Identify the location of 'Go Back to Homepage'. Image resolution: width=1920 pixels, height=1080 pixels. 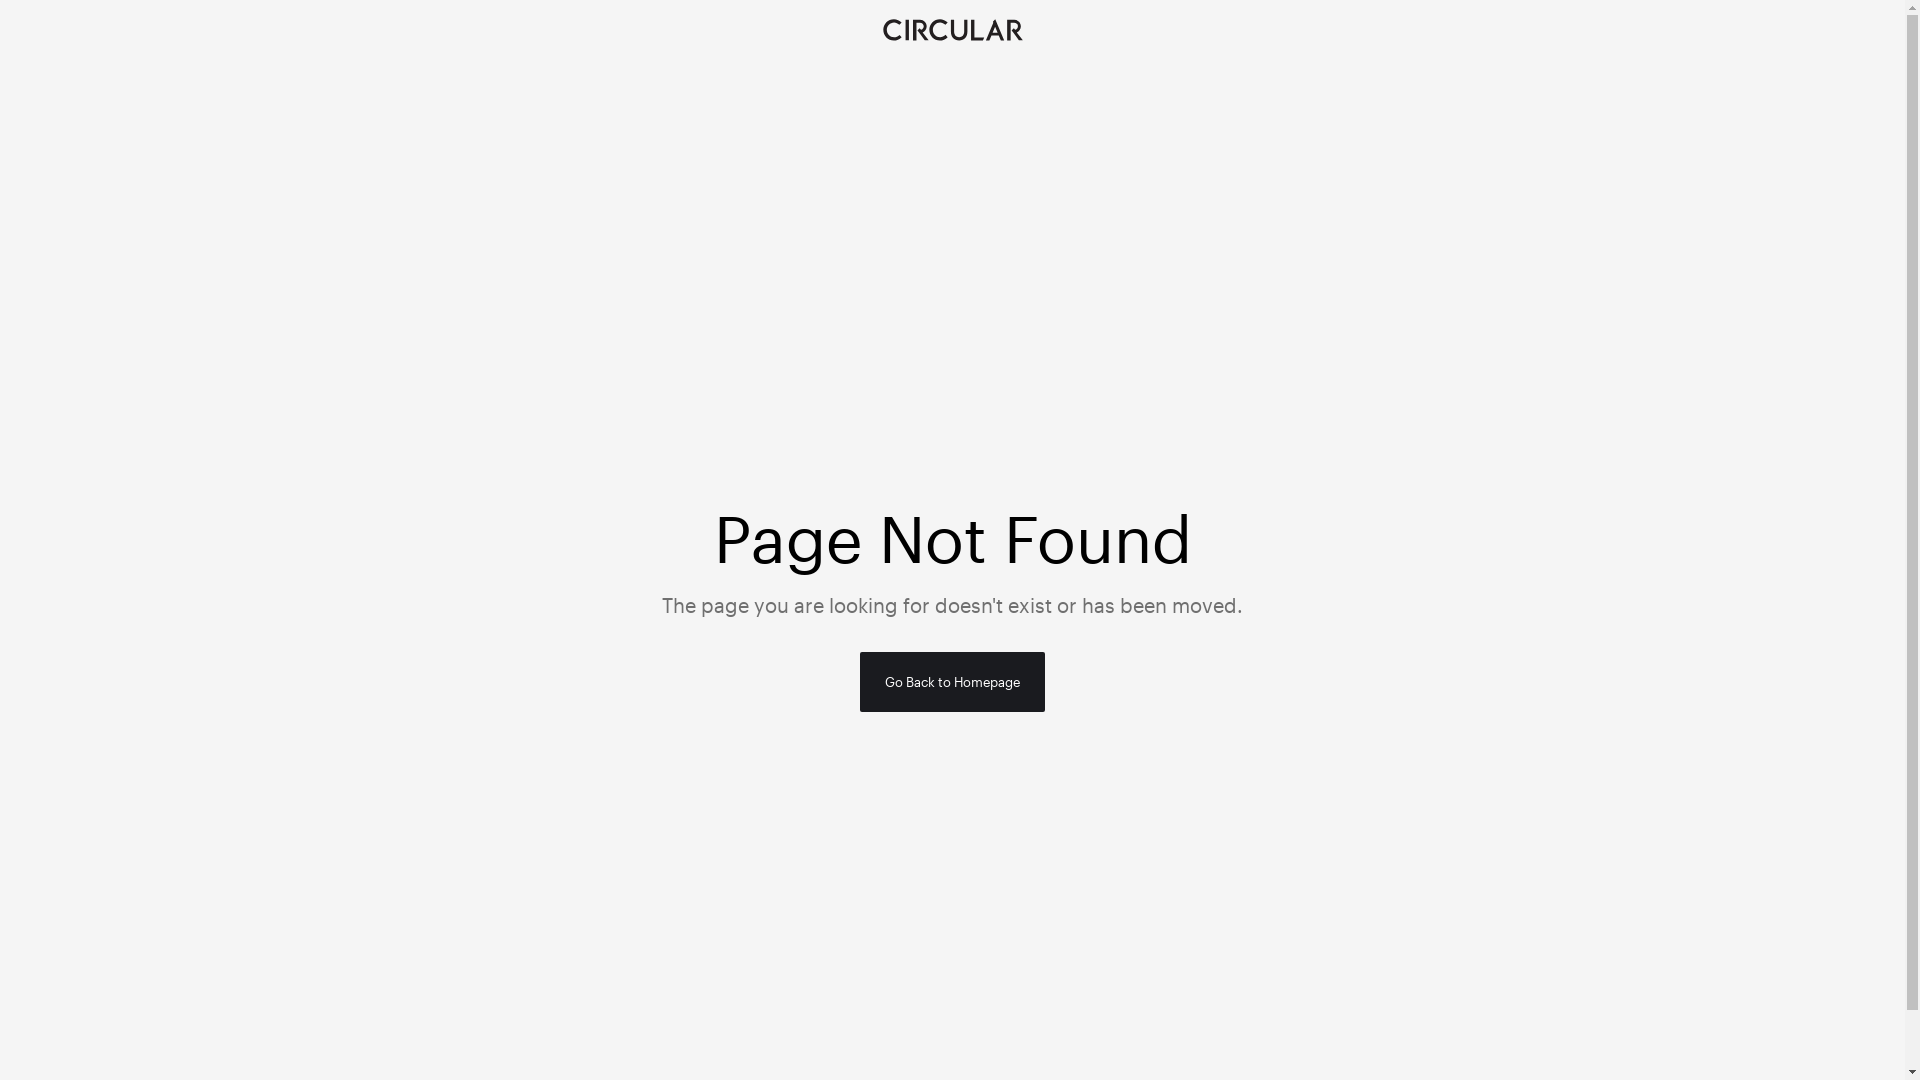
(951, 681).